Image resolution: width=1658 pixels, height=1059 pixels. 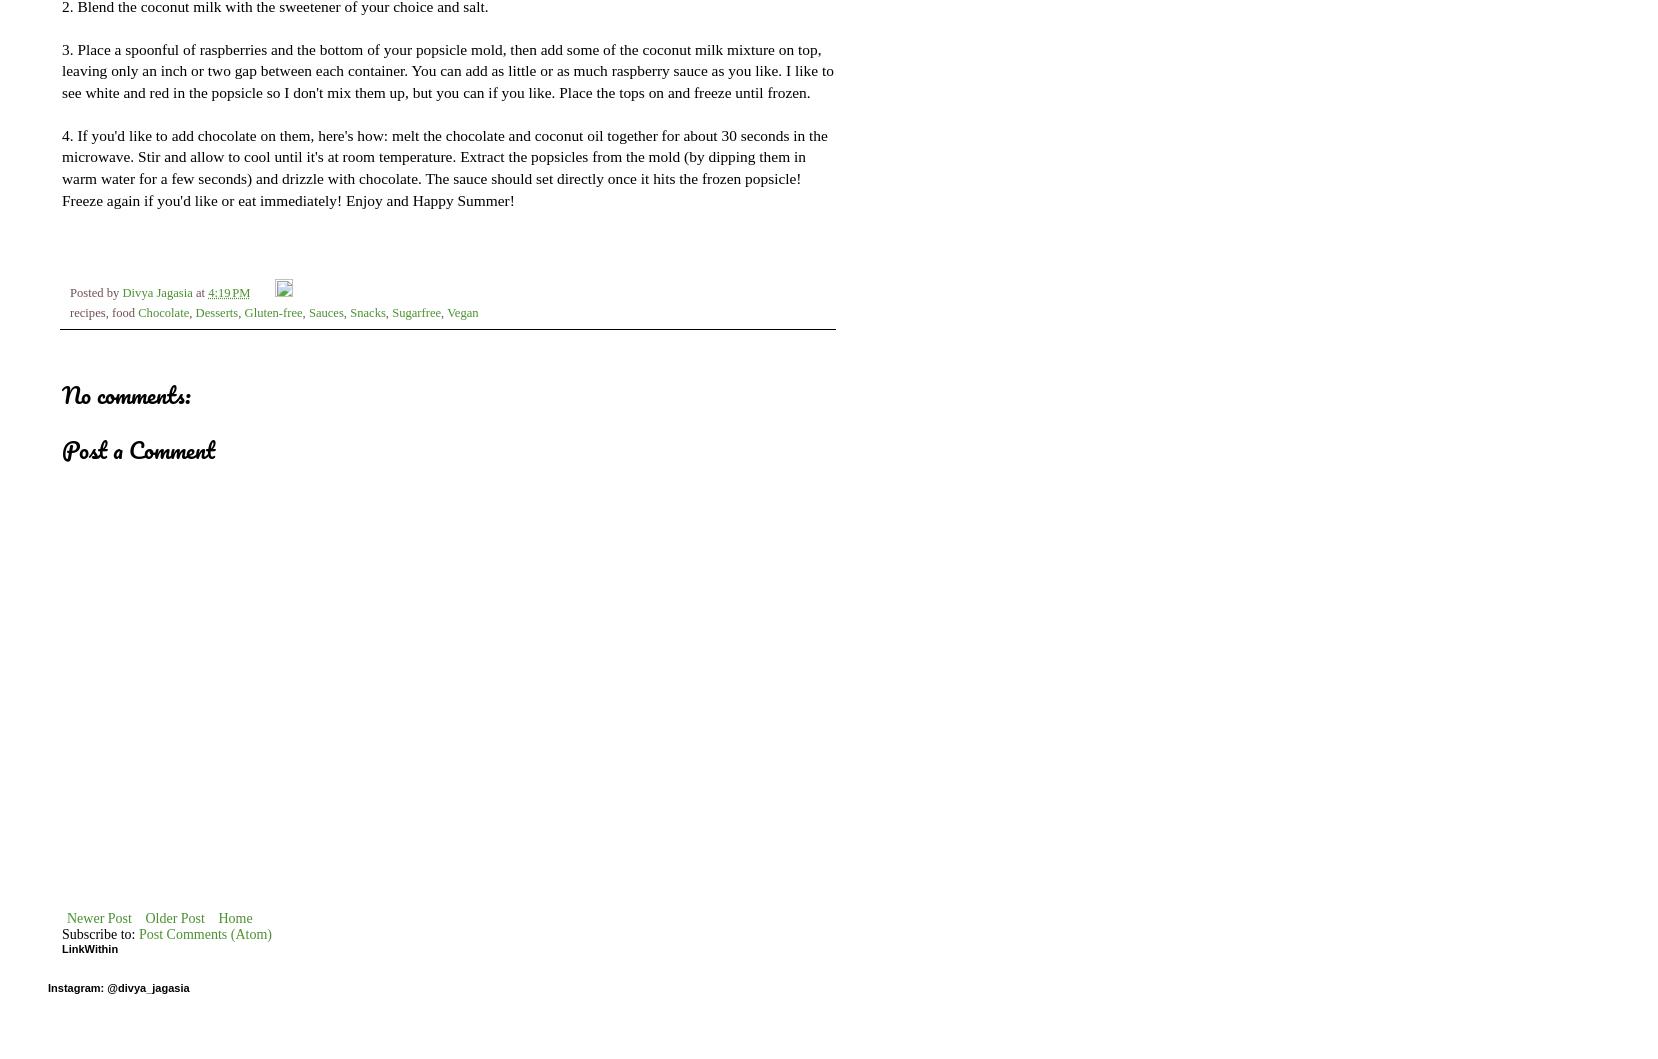 What do you see at coordinates (102, 313) in the screenshot?
I see `'recipes, food'` at bounding box center [102, 313].